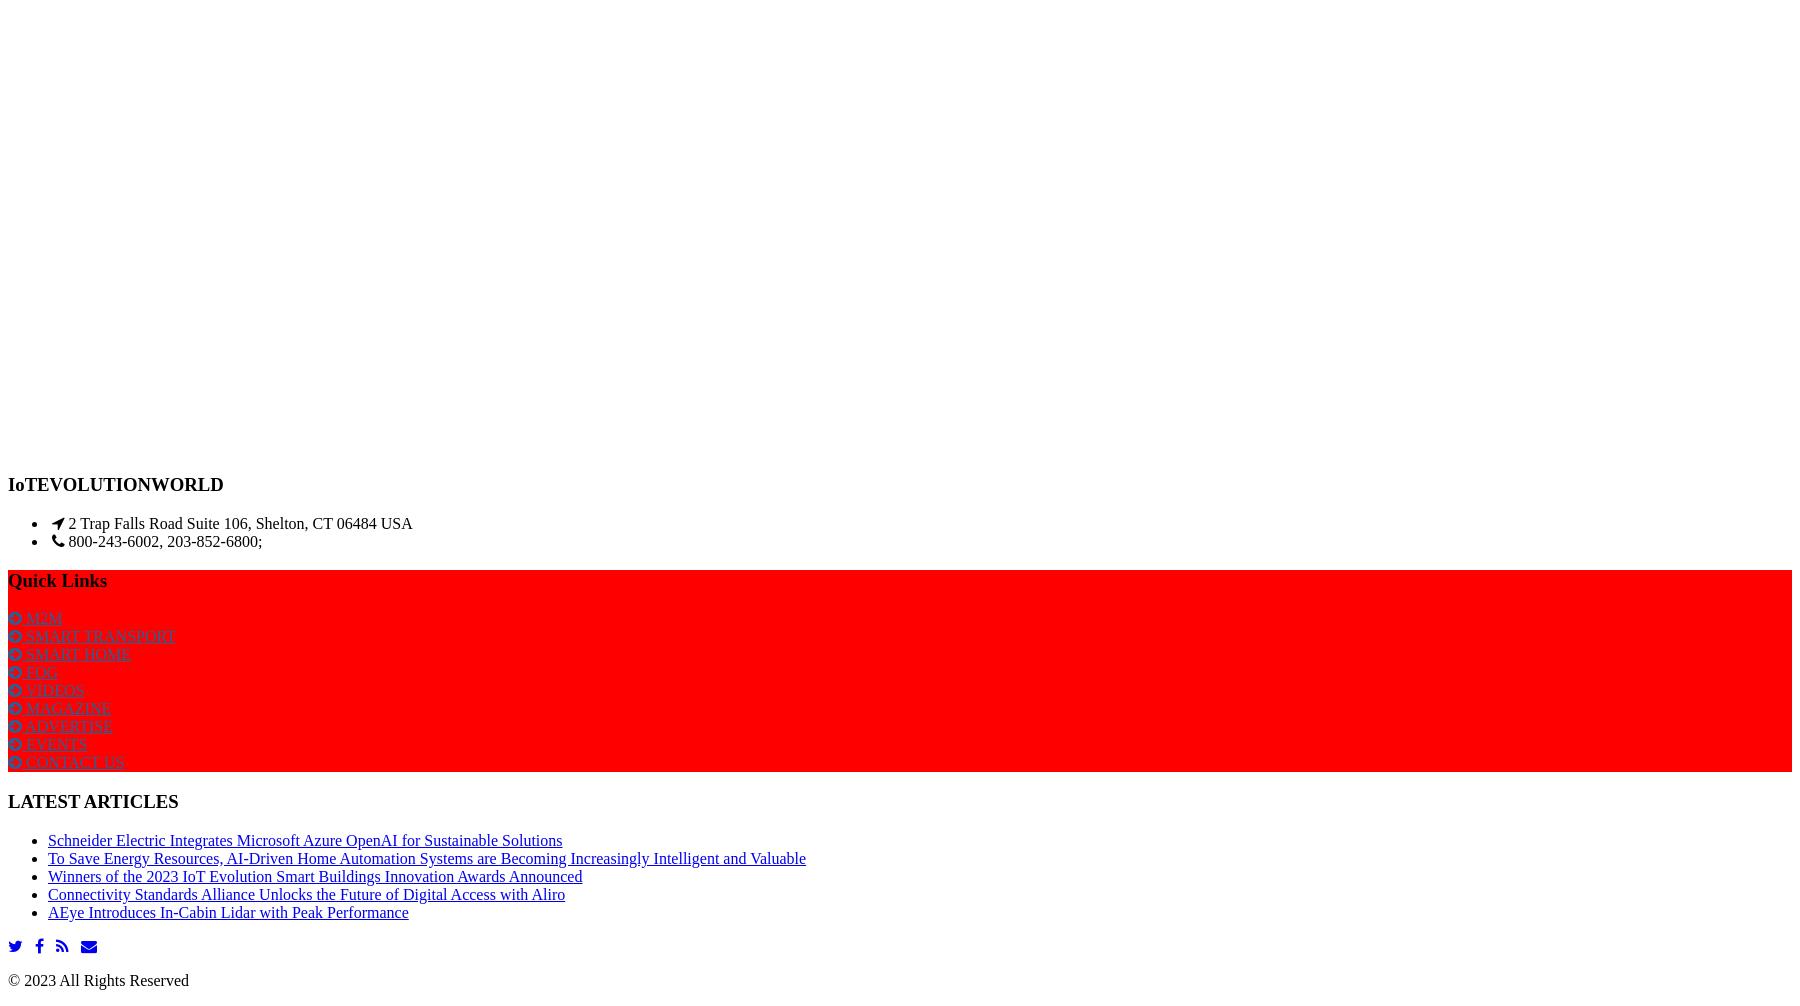 The height and width of the screenshot is (1006, 1800). What do you see at coordinates (303, 838) in the screenshot?
I see `'Schneider Electric Integrates Microsoft Azure OpenAI for Sustainable Solutions'` at bounding box center [303, 838].